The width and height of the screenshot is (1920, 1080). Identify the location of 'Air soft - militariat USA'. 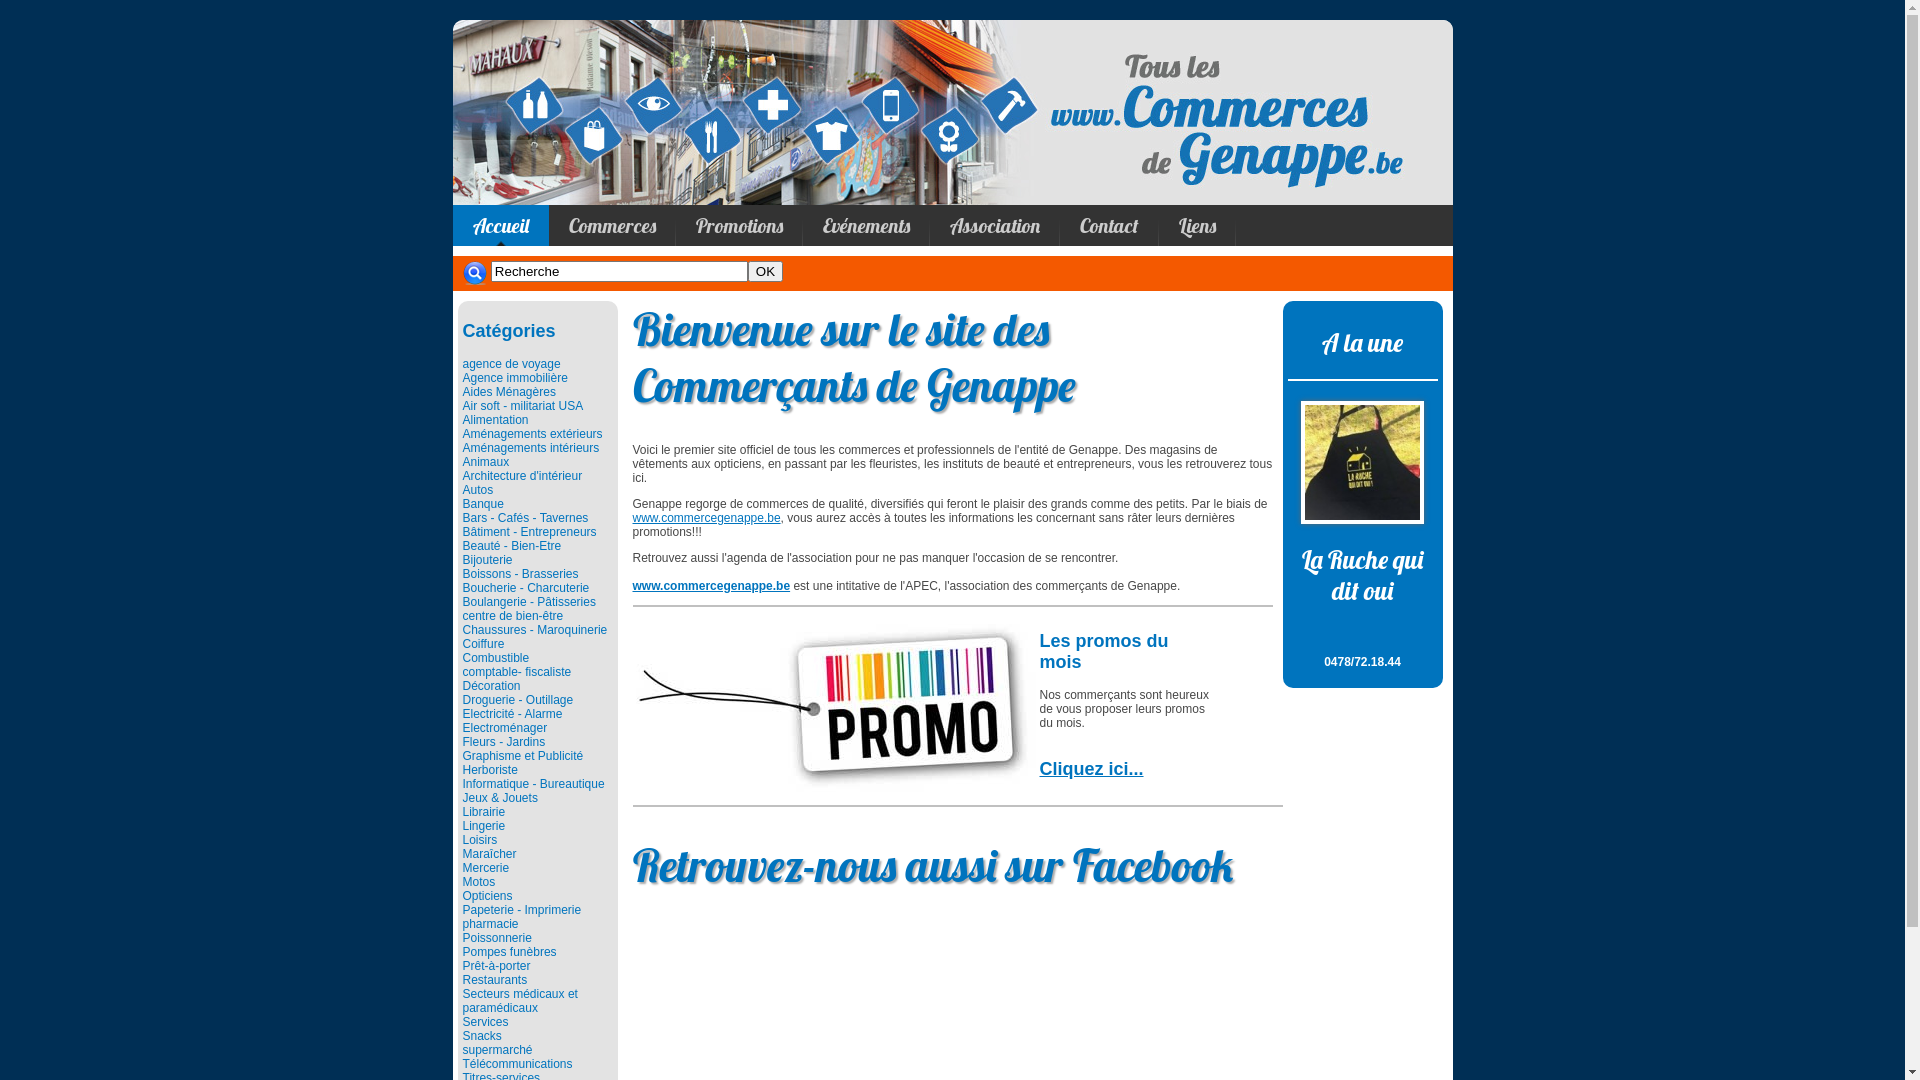
(522, 405).